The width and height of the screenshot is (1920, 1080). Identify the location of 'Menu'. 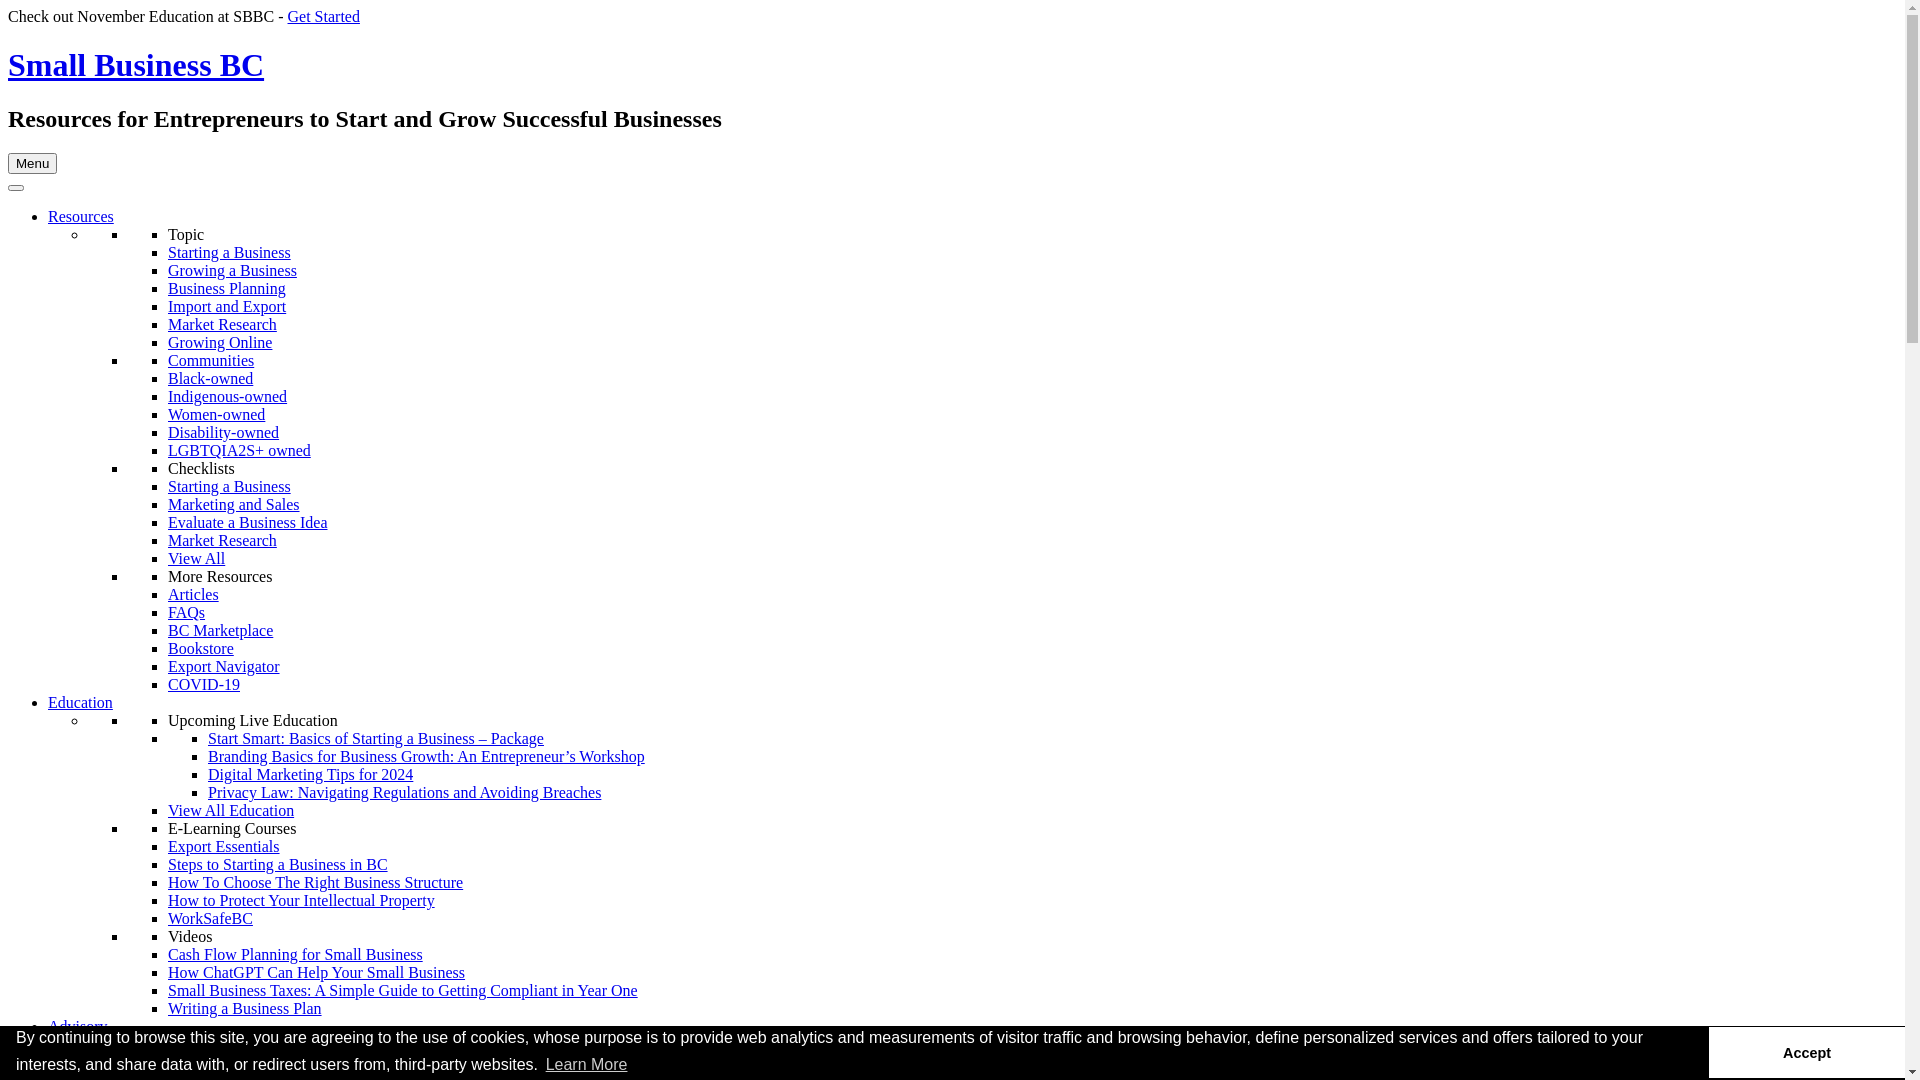
(32, 162).